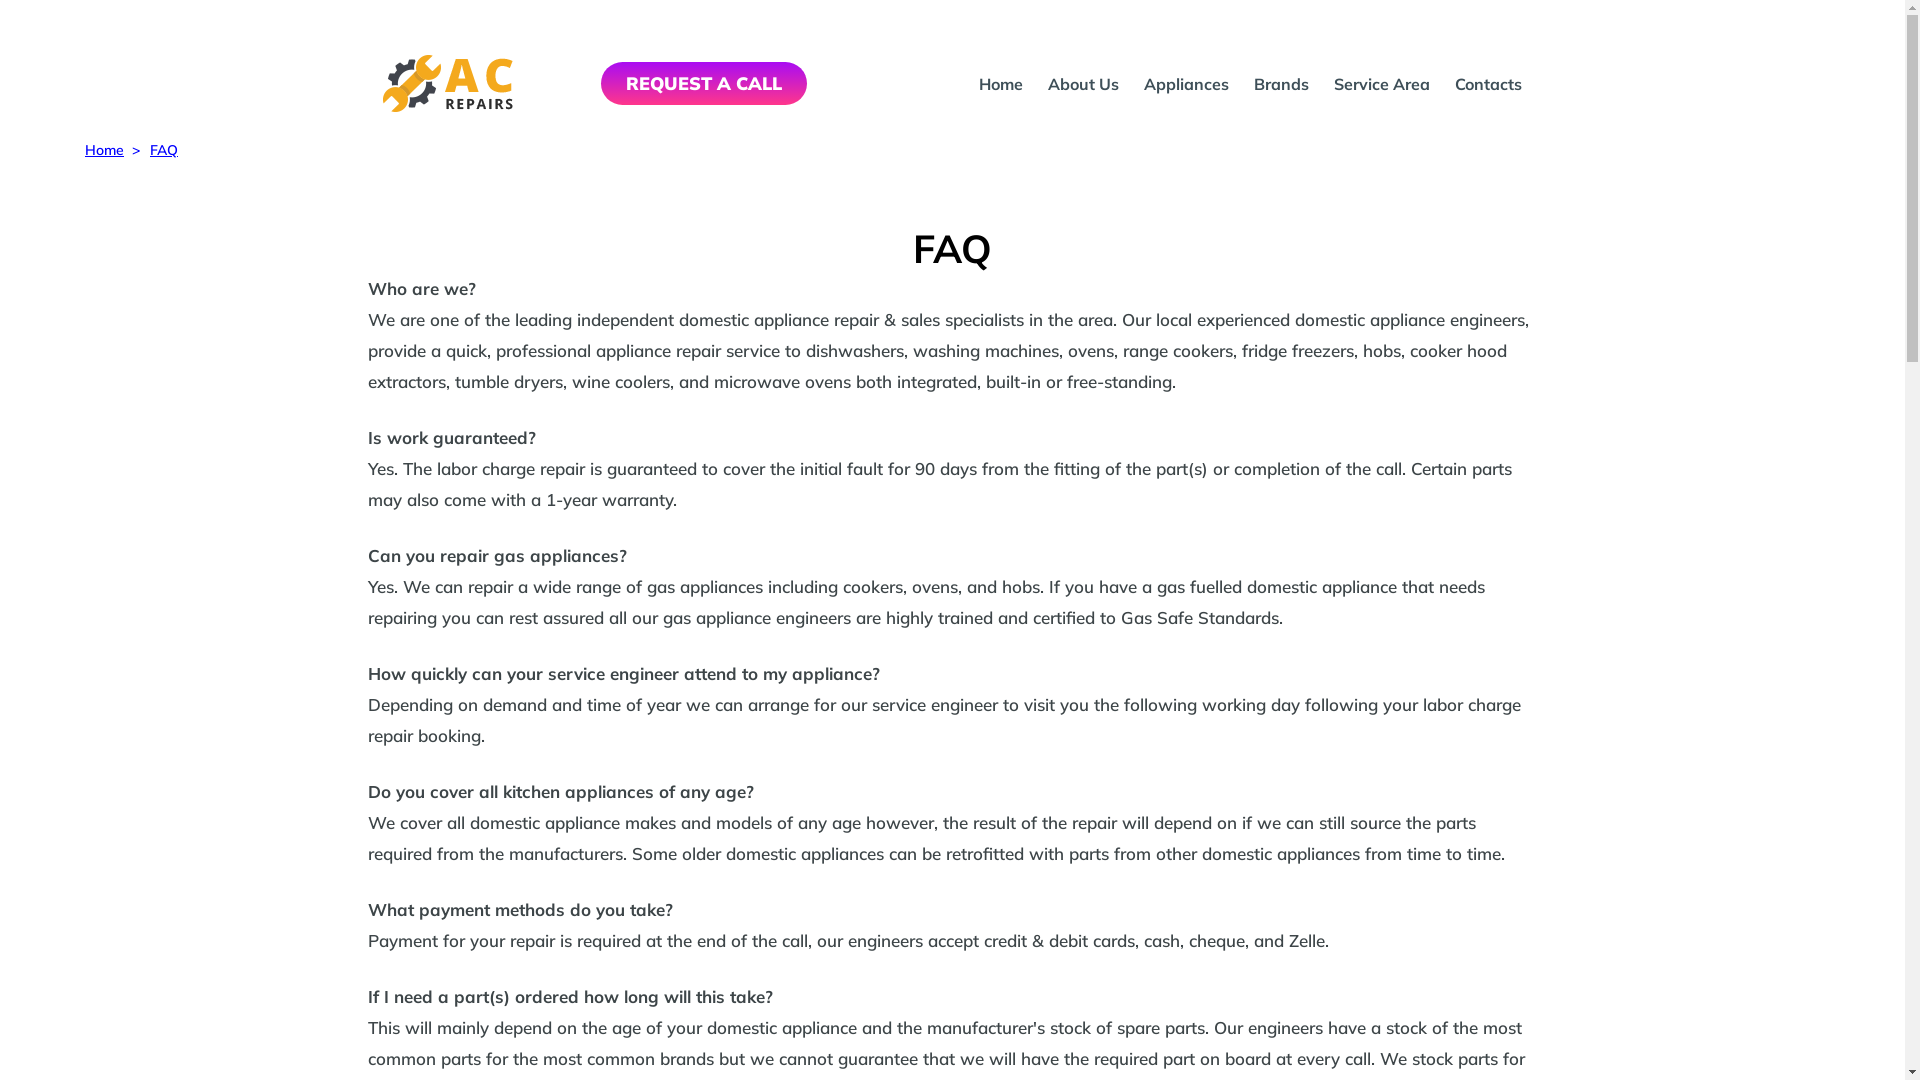  I want to click on 'Home', so click(84, 149).